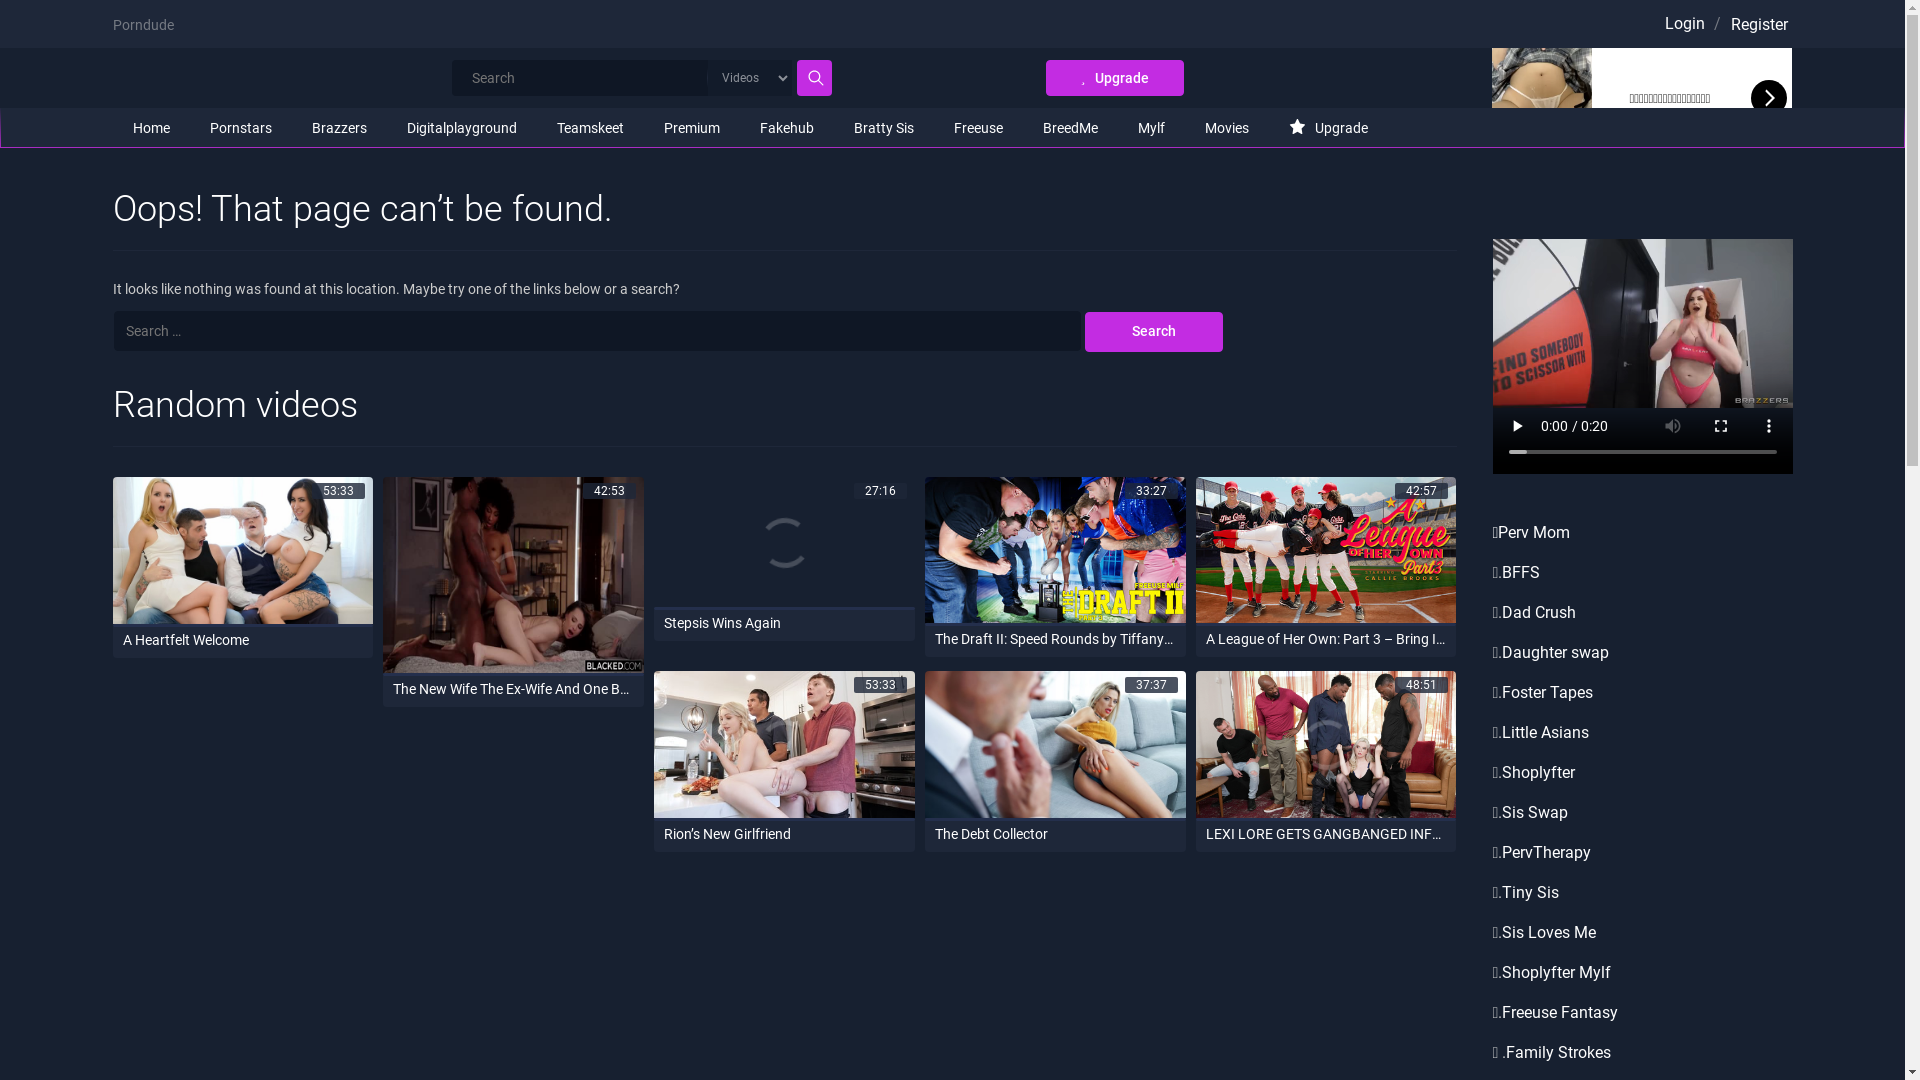  I want to click on 'Dad Crush', so click(1538, 611).